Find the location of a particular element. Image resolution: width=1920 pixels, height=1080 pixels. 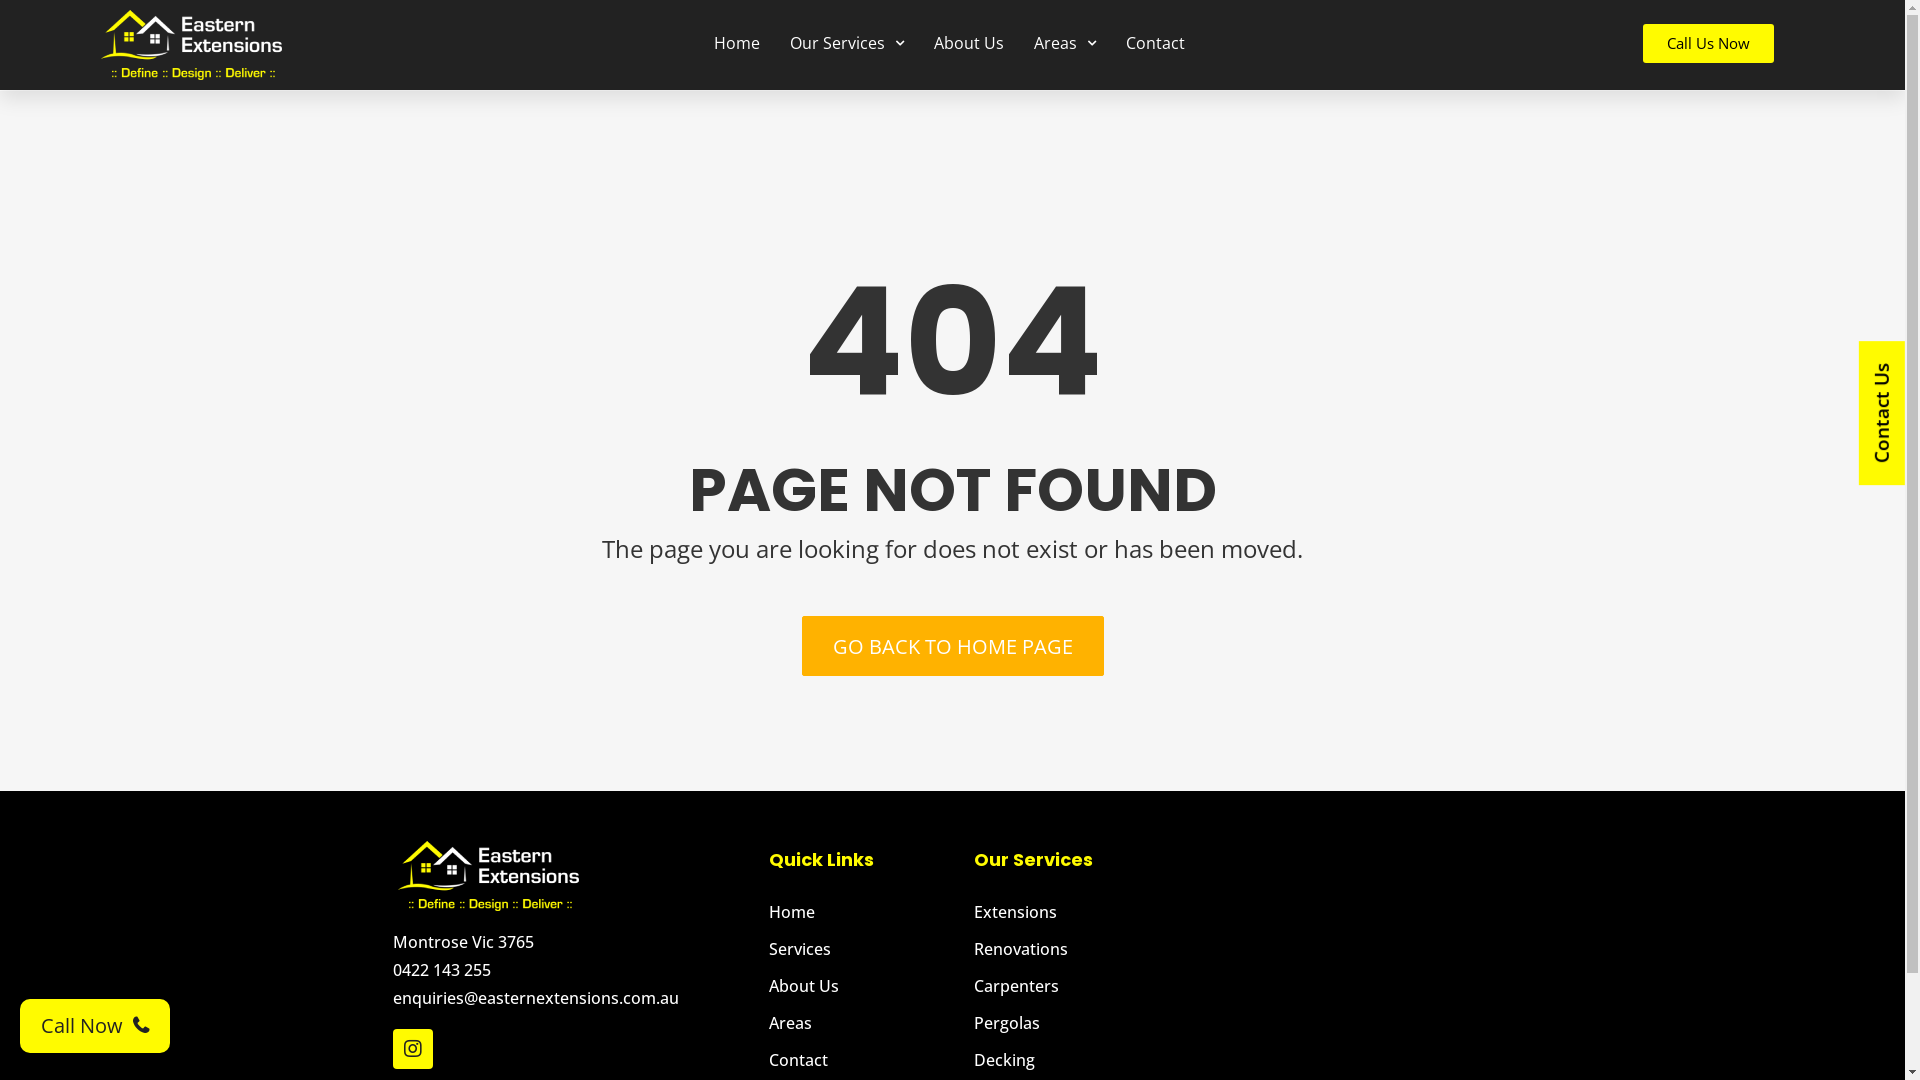

'Call Now  ' is located at coordinates (19, 1026).